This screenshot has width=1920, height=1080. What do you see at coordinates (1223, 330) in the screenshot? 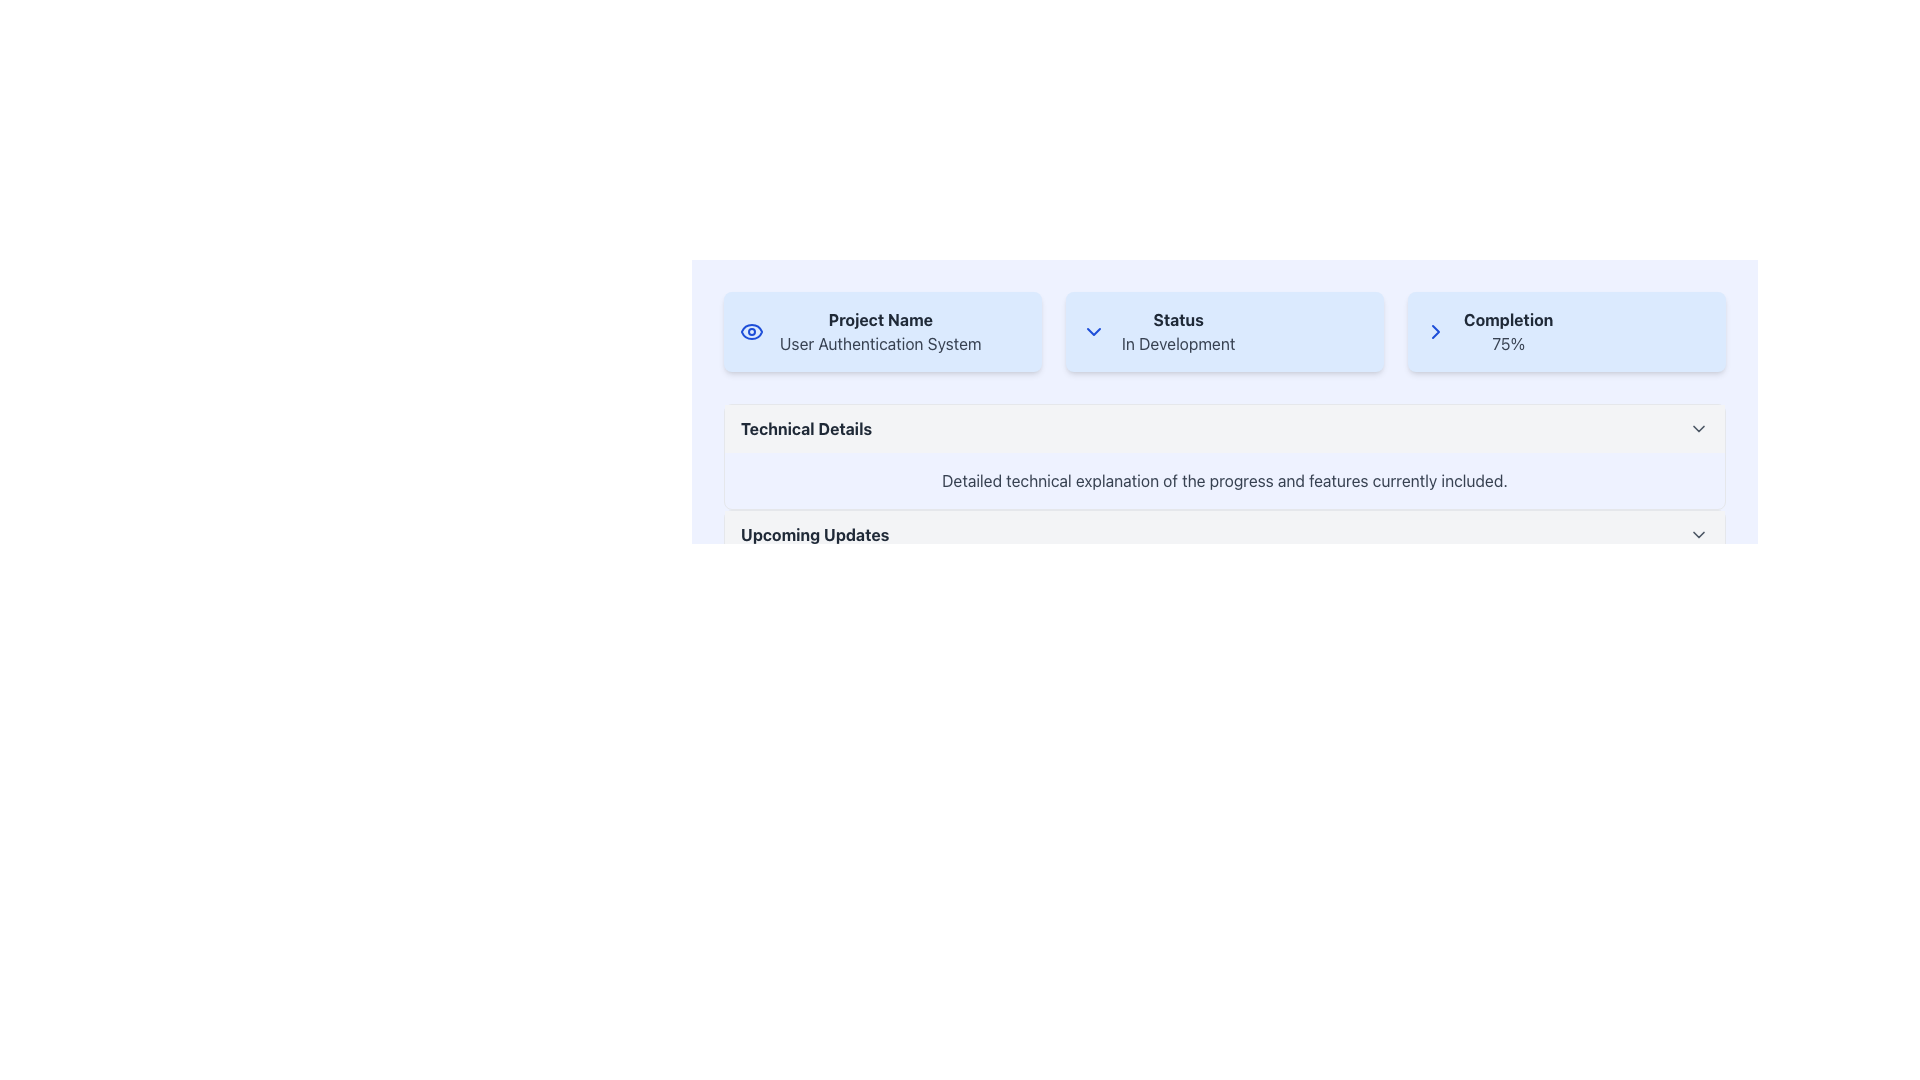
I see `the Text Display with Icon that shows the current status of a project or task, positioned centrally in a three-column layout between 'Project Name' and 'Completion'` at bounding box center [1223, 330].